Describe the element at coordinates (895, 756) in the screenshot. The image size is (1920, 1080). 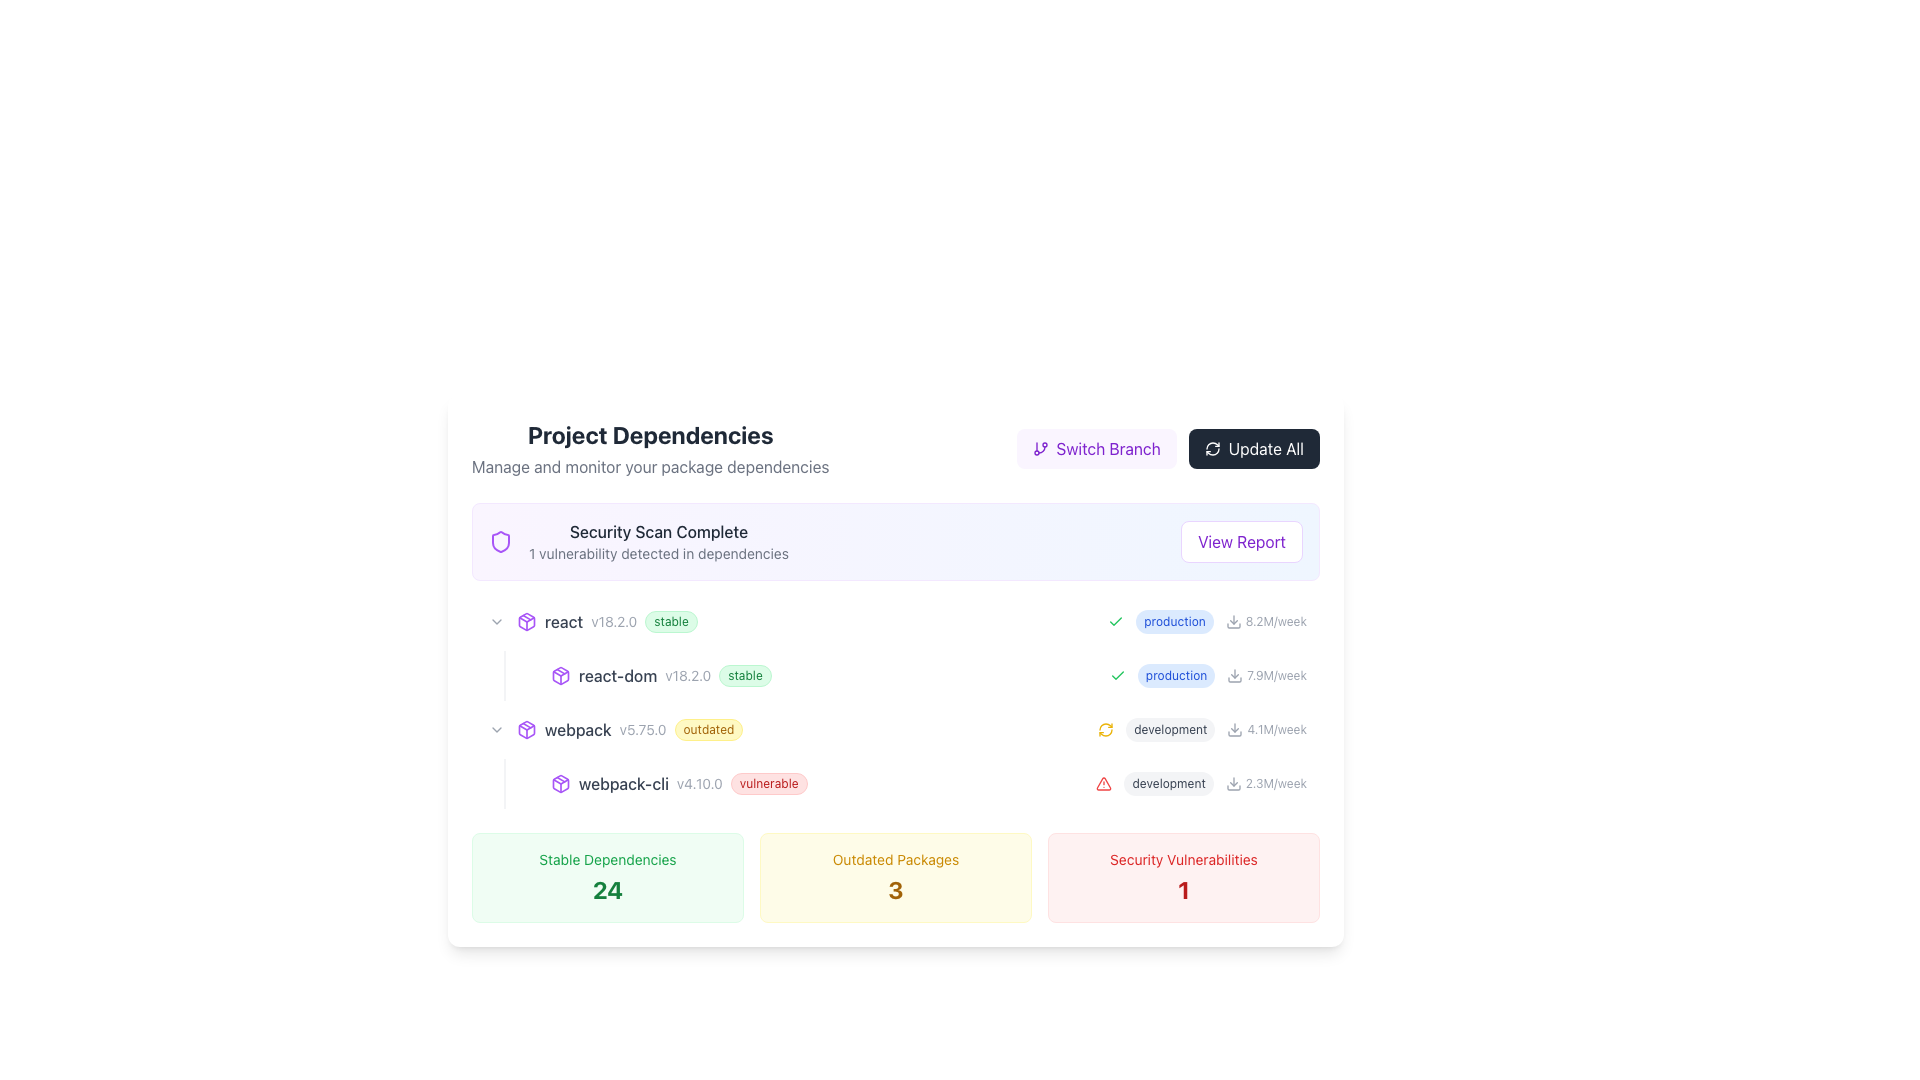
I see `the third entry of the list item displaying software dependency information, which shows details like version and status` at that location.